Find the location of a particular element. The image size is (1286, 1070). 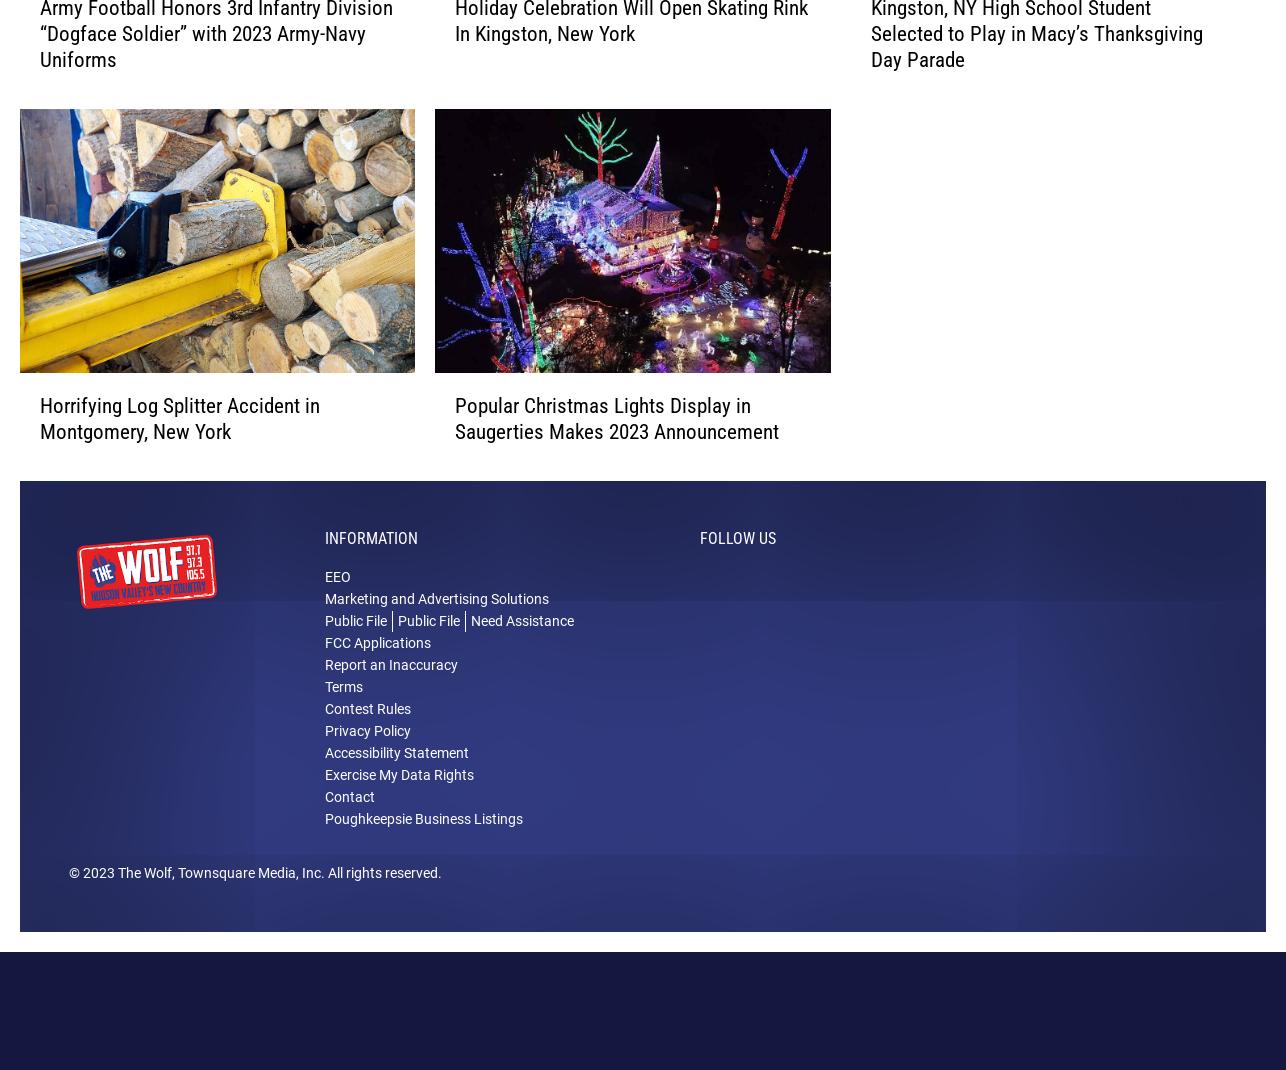

'. All rights reserved.' is located at coordinates (320, 903).